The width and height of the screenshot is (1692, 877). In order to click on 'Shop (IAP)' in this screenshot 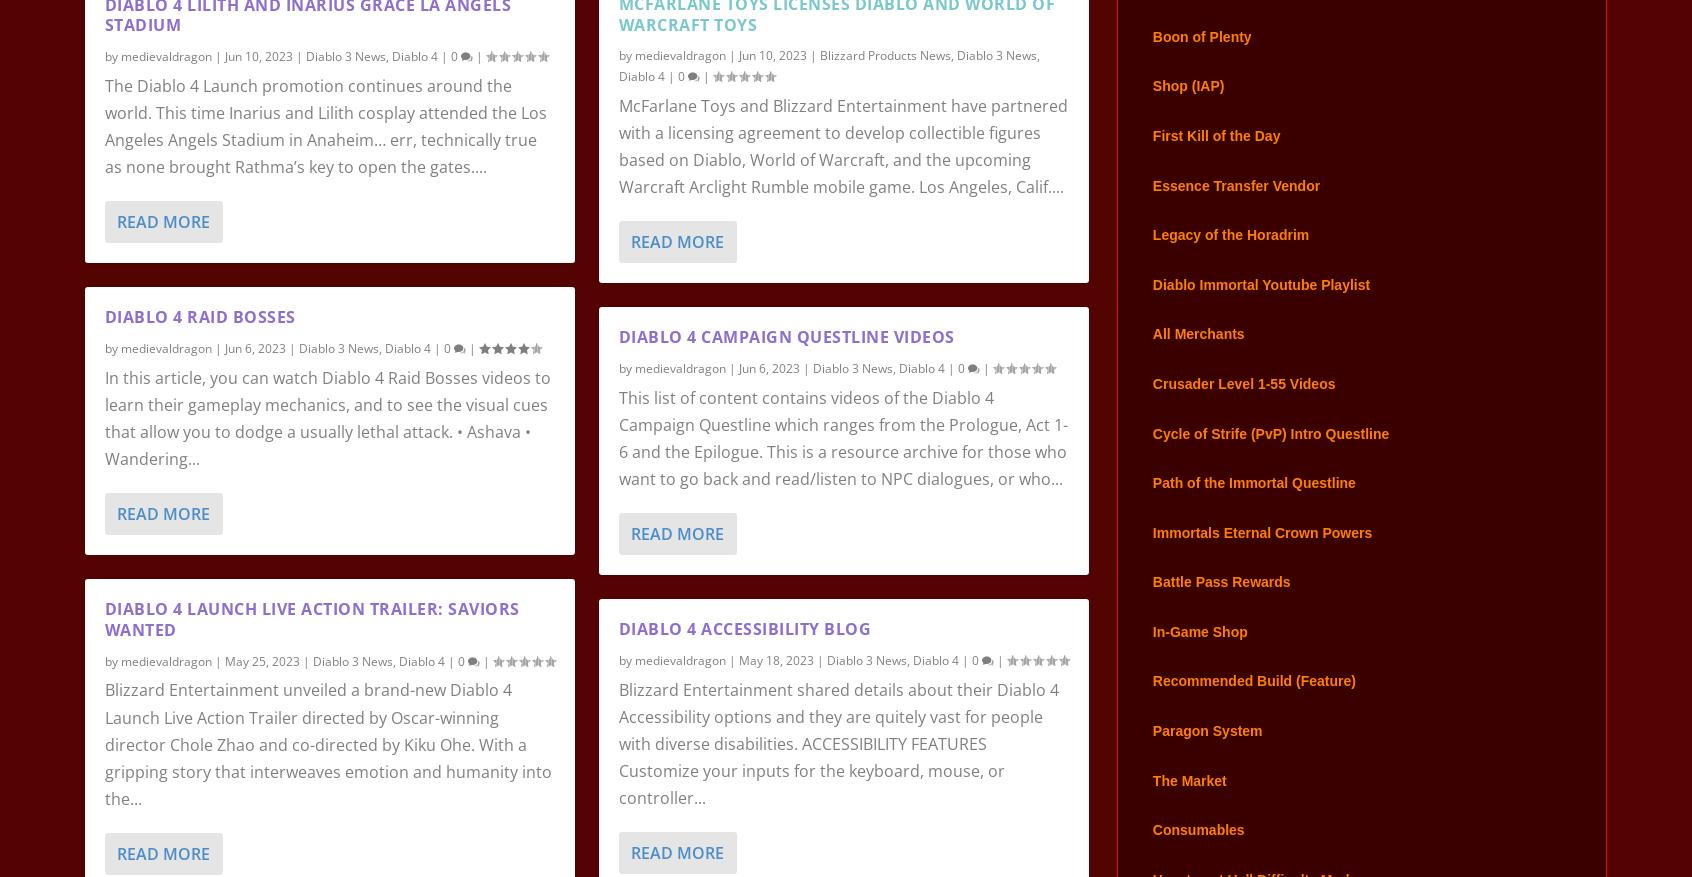, I will do `click(1151, 111)`.